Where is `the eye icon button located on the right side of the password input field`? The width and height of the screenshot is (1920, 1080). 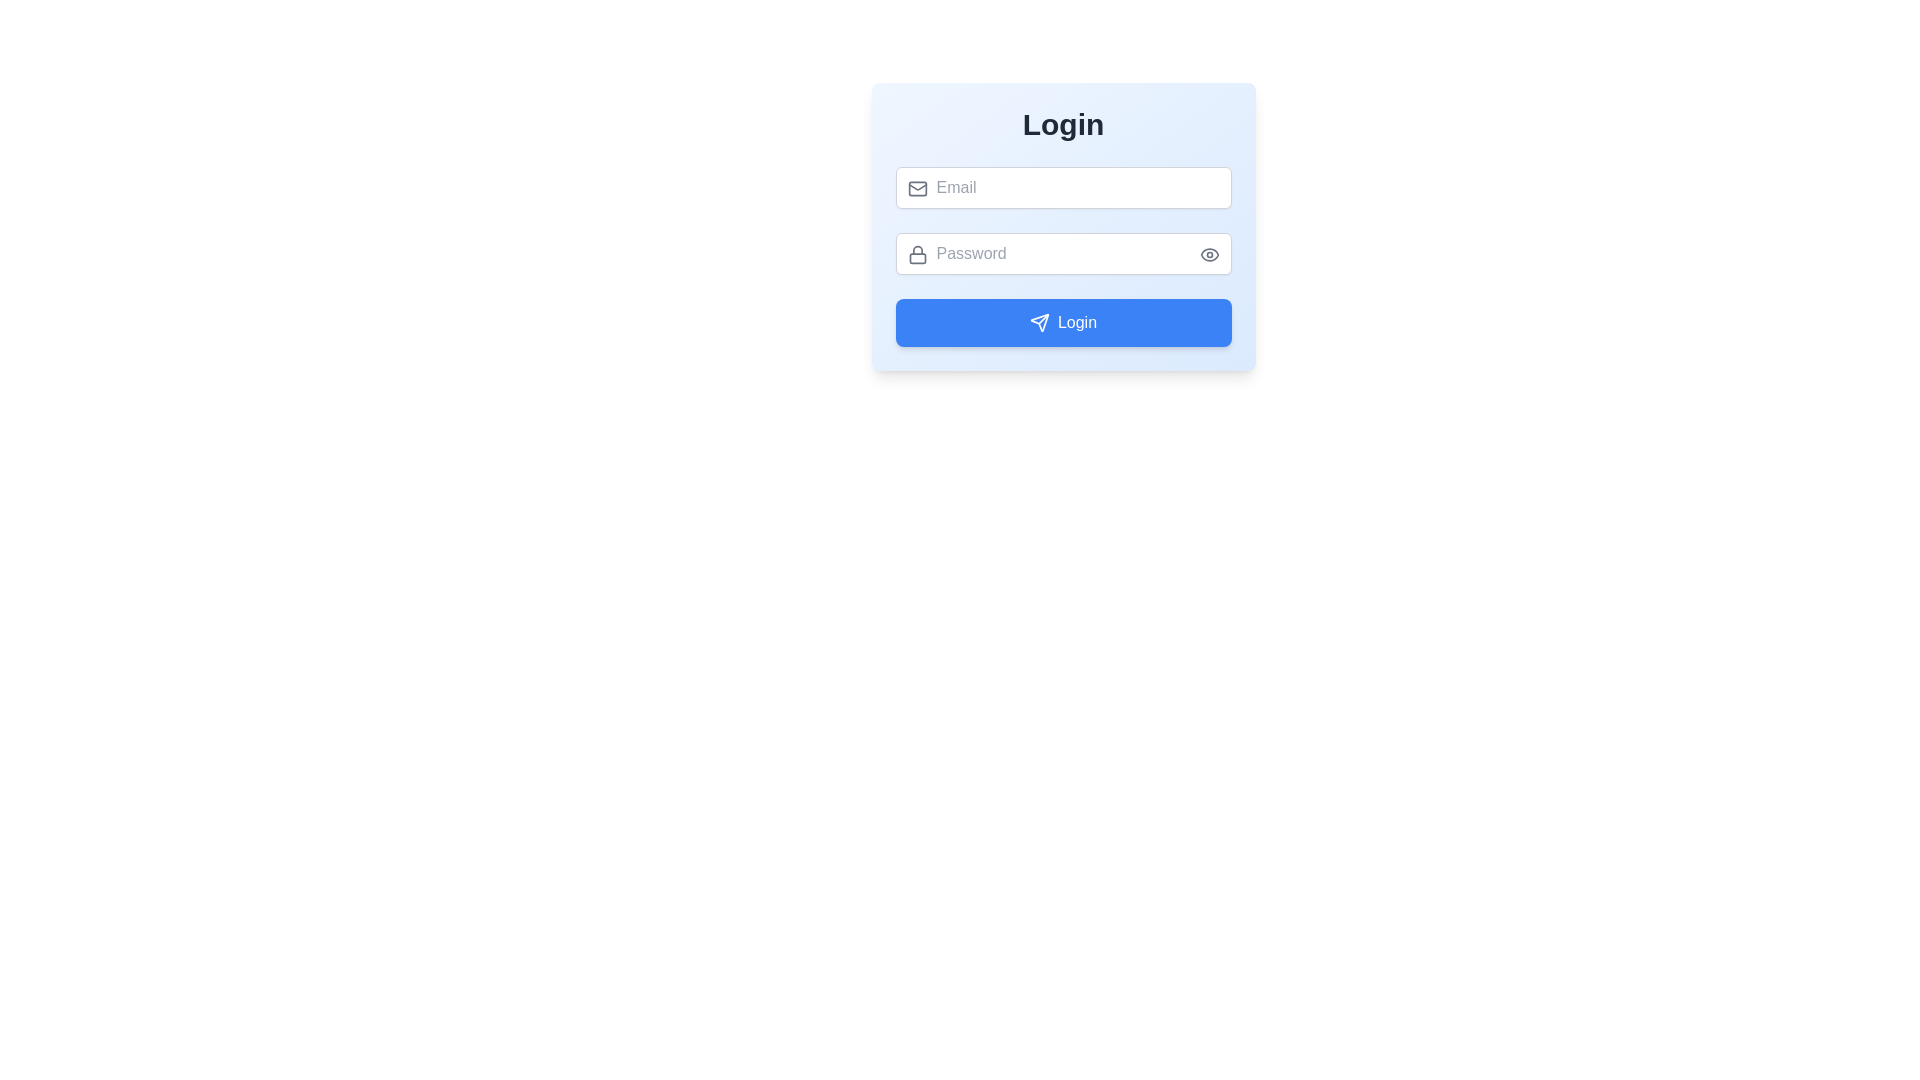 the eye icon button located on the right side of the password input field is located at coordinates (1208, 253).